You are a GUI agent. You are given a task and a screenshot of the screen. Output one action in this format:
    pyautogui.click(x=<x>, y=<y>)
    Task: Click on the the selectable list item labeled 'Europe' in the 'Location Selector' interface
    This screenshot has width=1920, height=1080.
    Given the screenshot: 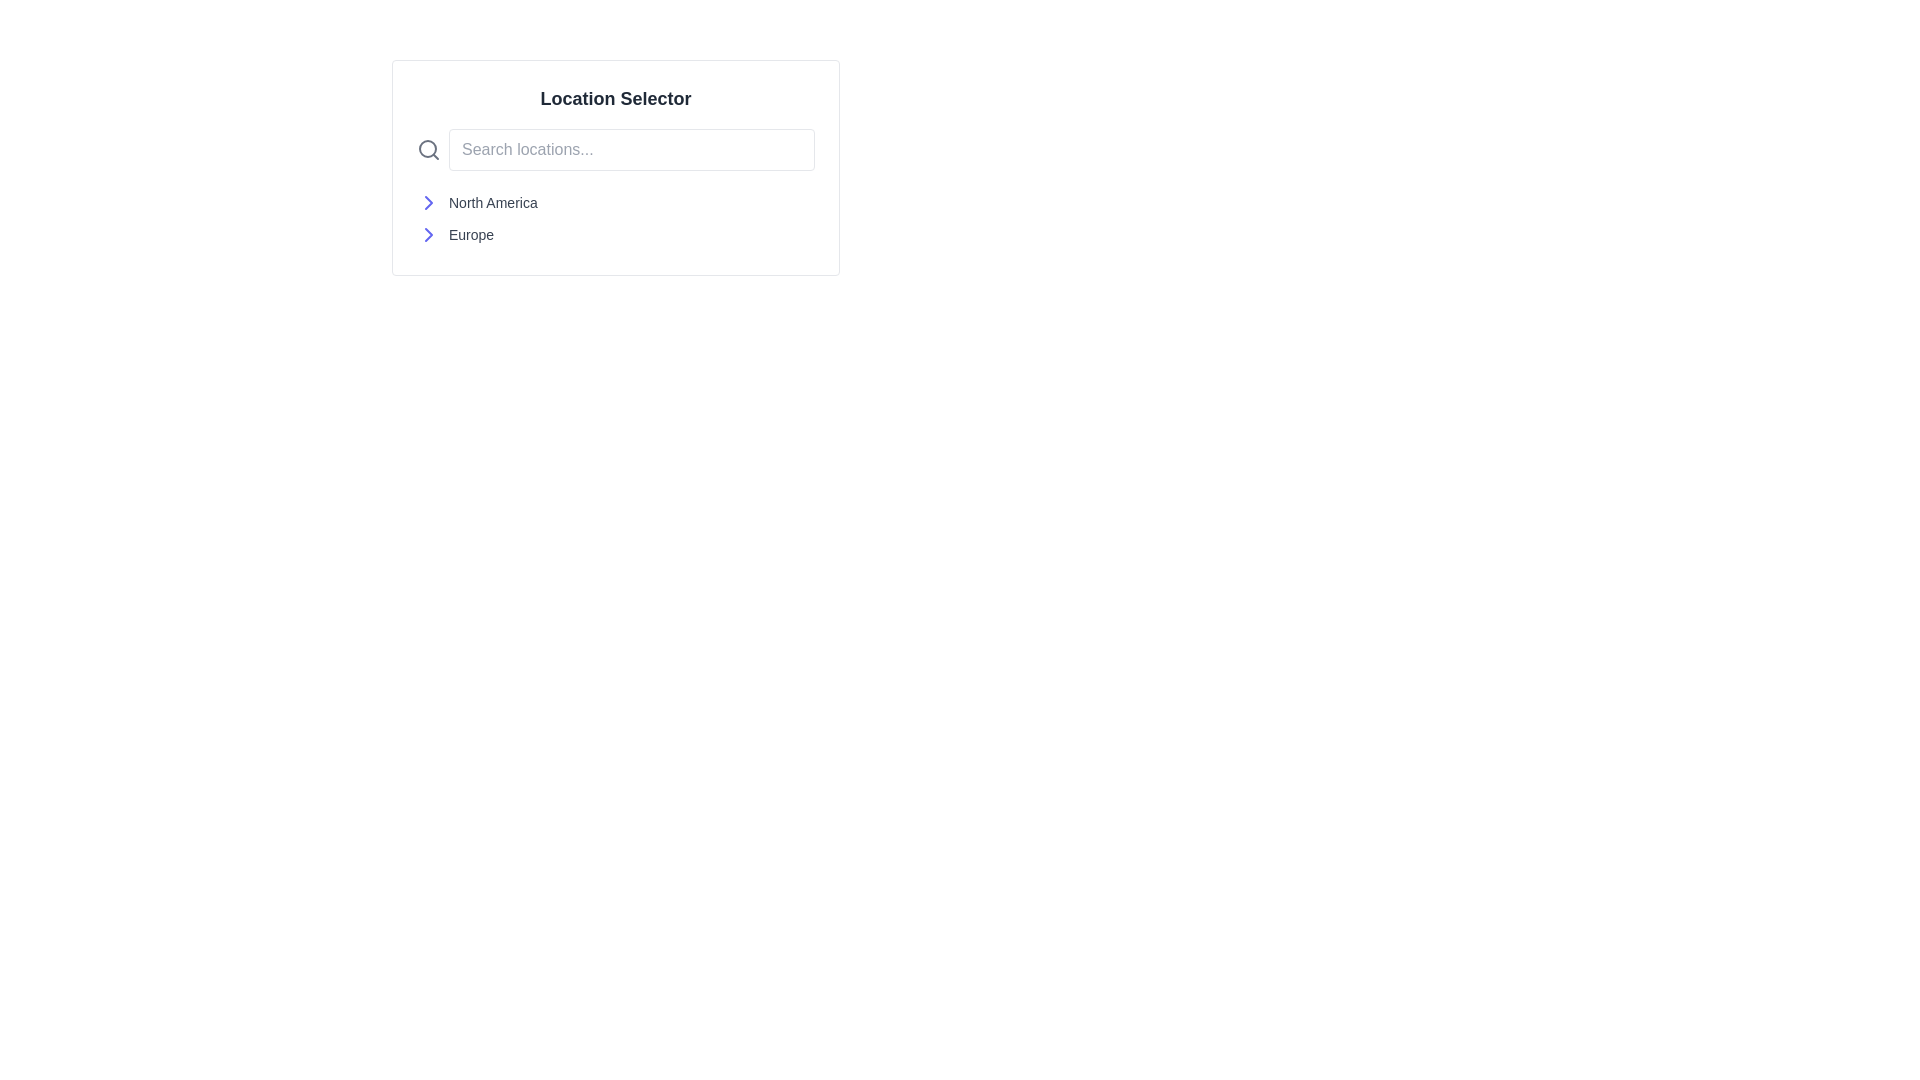 What is the action you would take?
    pyautogui.click(x=614, y=234)
    